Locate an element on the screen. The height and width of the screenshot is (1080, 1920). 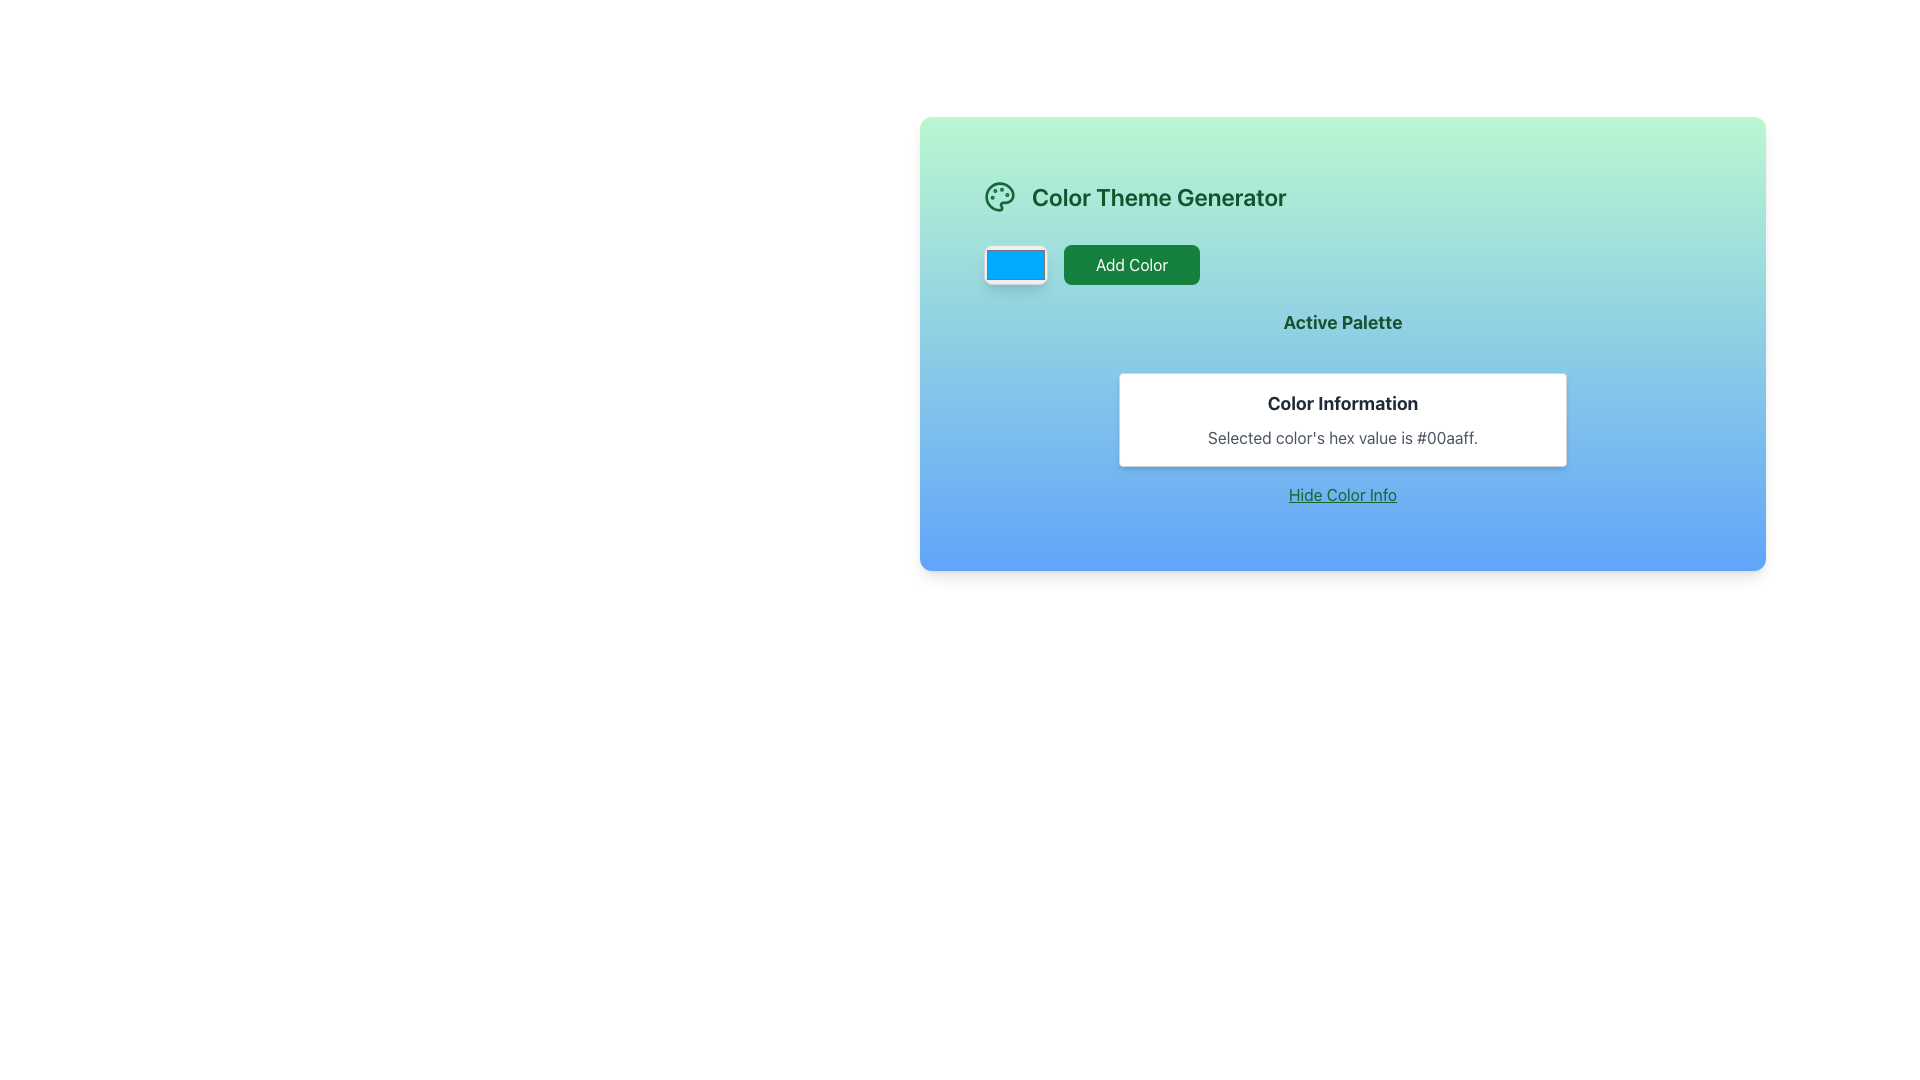
displayed hex color value from the text display located below the 'Color Information' header in the white card is located at coordinates (1343, 437).